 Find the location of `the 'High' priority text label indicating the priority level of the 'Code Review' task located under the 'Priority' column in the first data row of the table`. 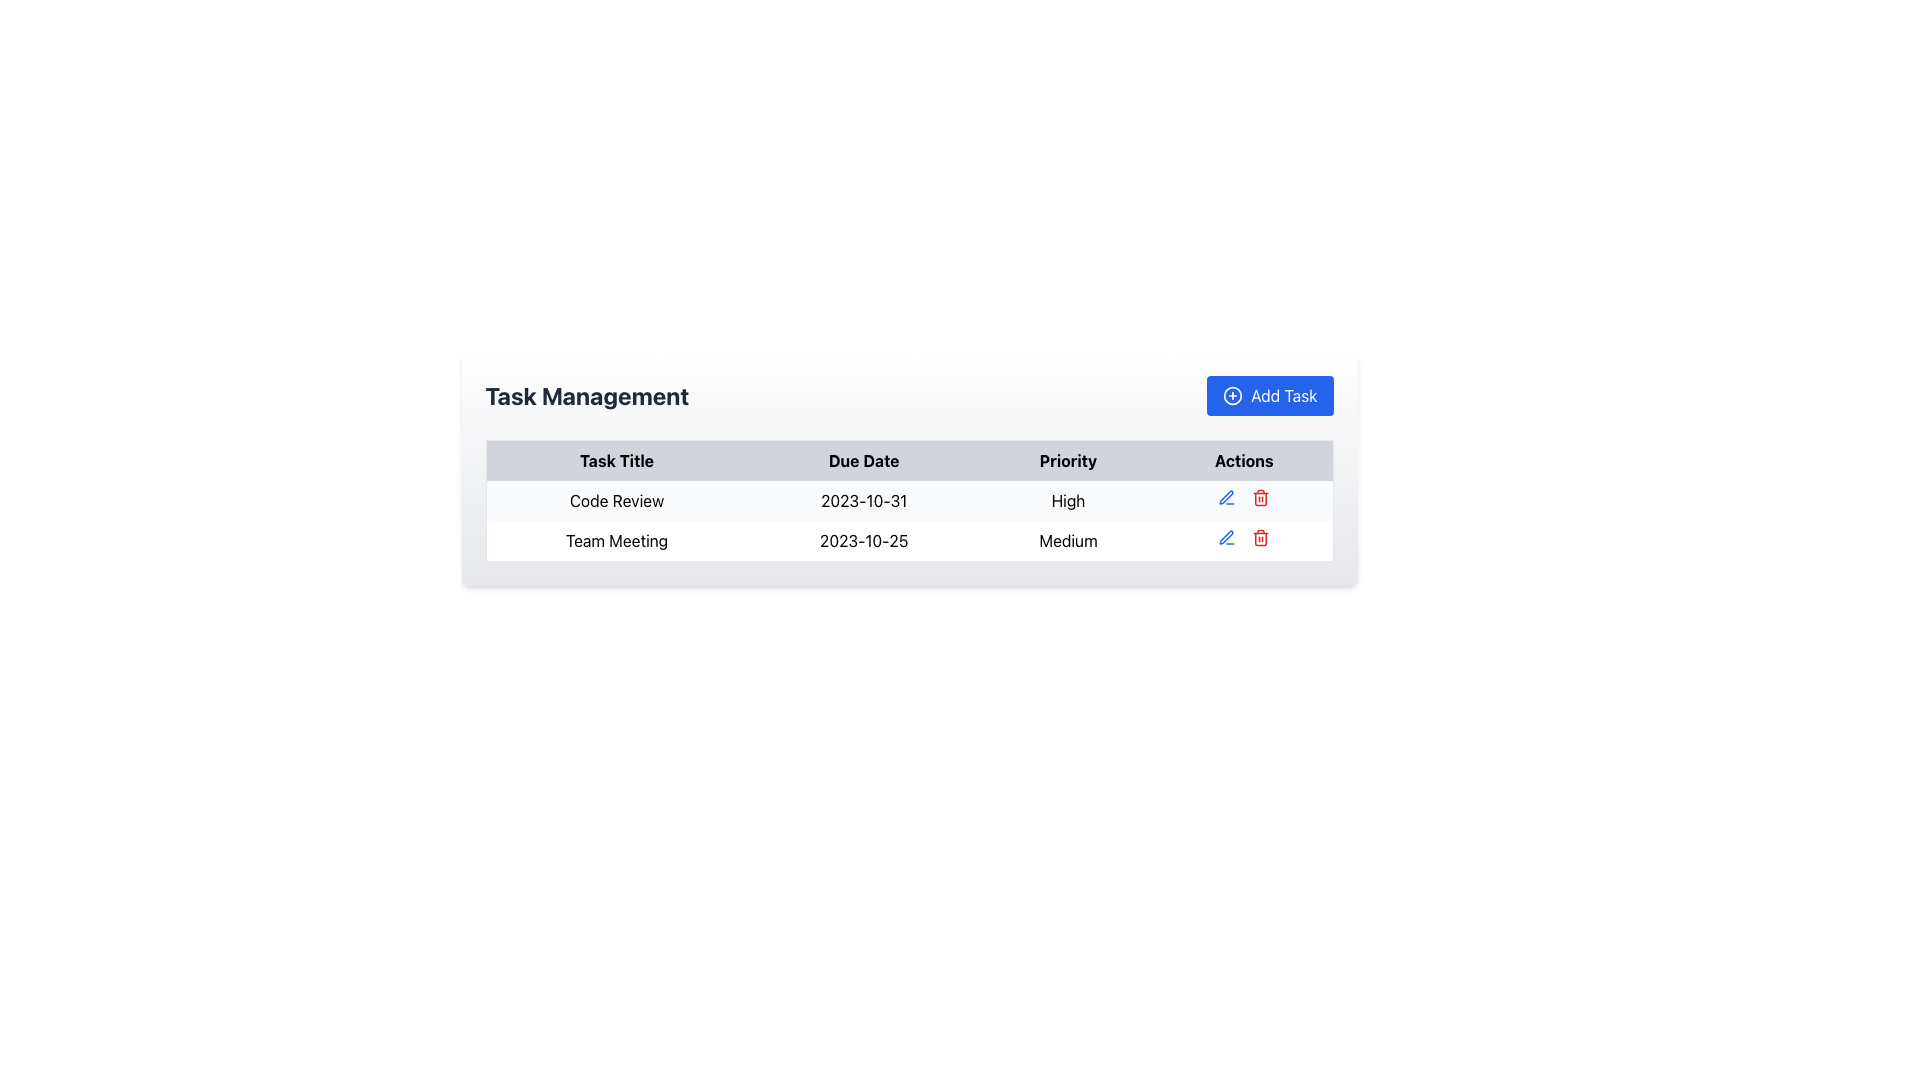

the 'High' priority text label indicating the priority level of the 'Code Review' task located under the 'Priority' column in the first data row of the table is located at coordinates (1067, 500).